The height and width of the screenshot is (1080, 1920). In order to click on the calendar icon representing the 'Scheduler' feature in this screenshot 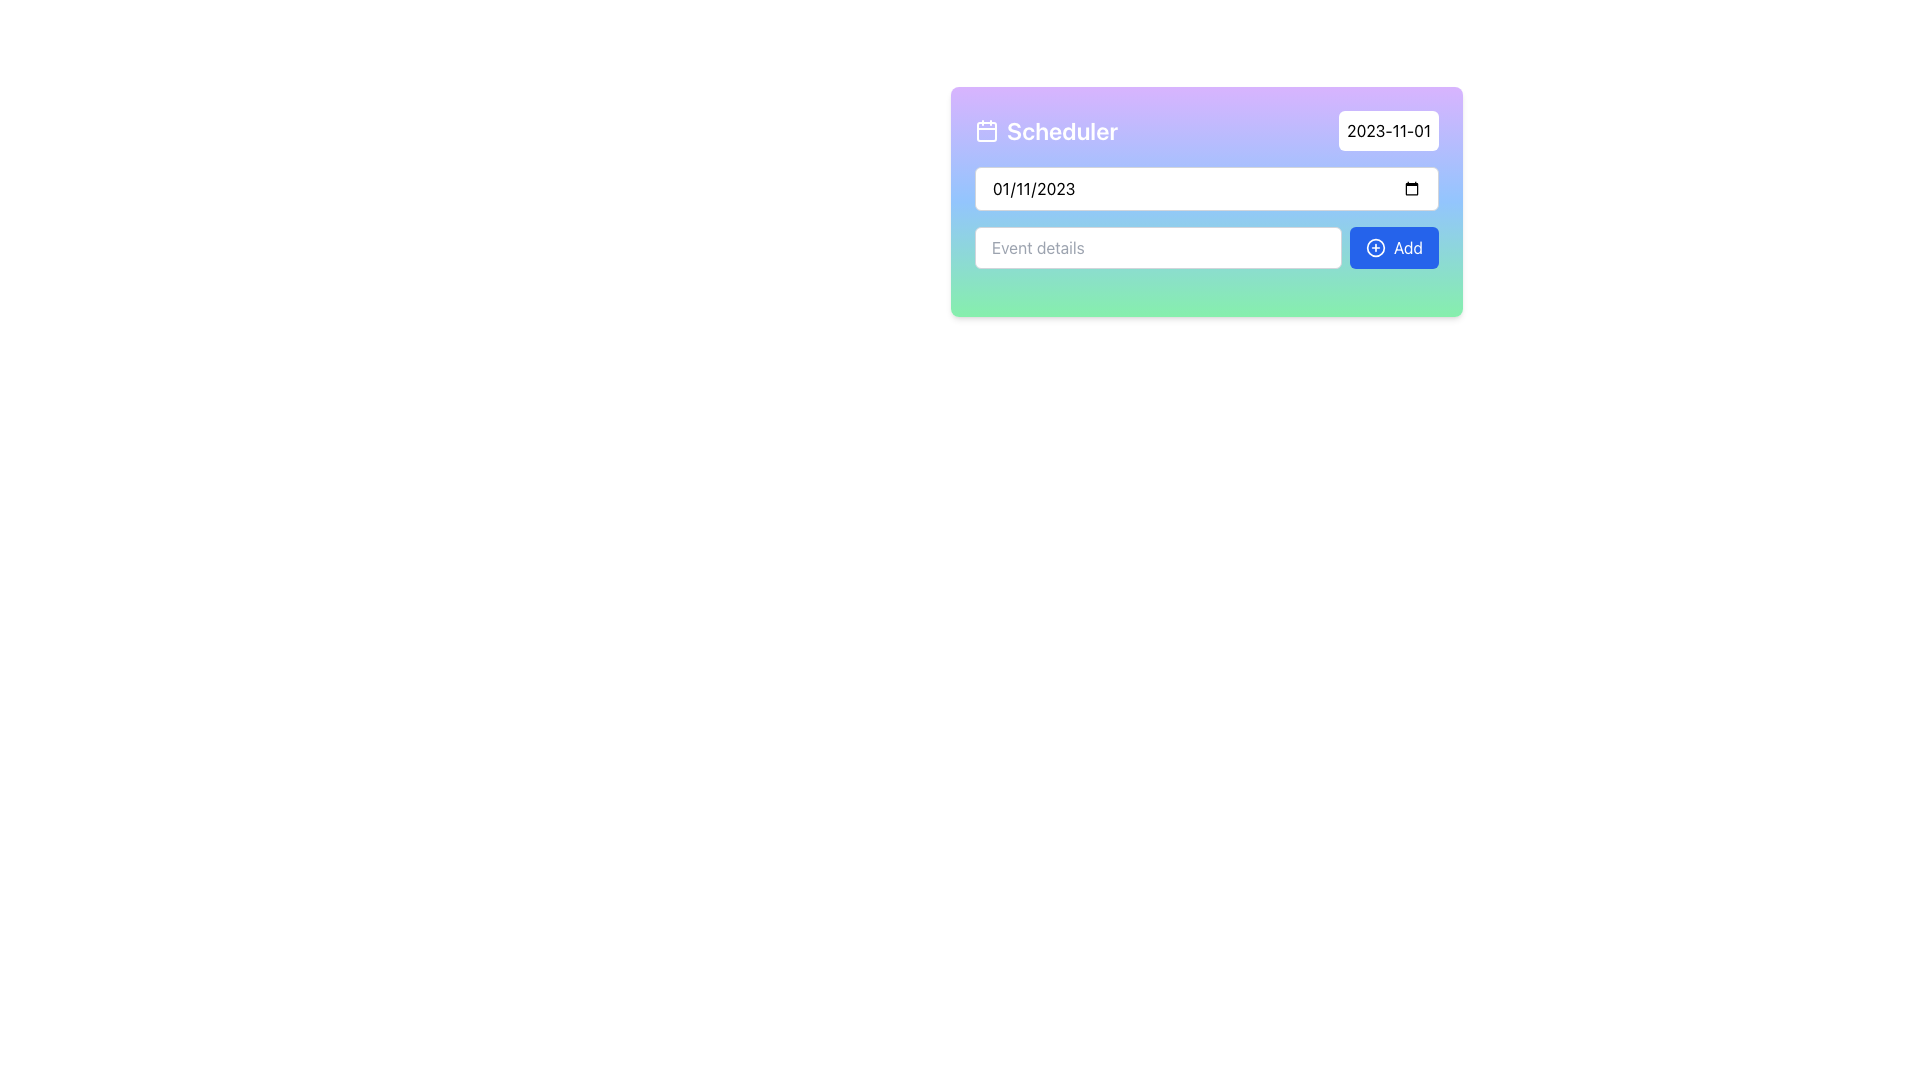, I will do `click(987, 131)`.